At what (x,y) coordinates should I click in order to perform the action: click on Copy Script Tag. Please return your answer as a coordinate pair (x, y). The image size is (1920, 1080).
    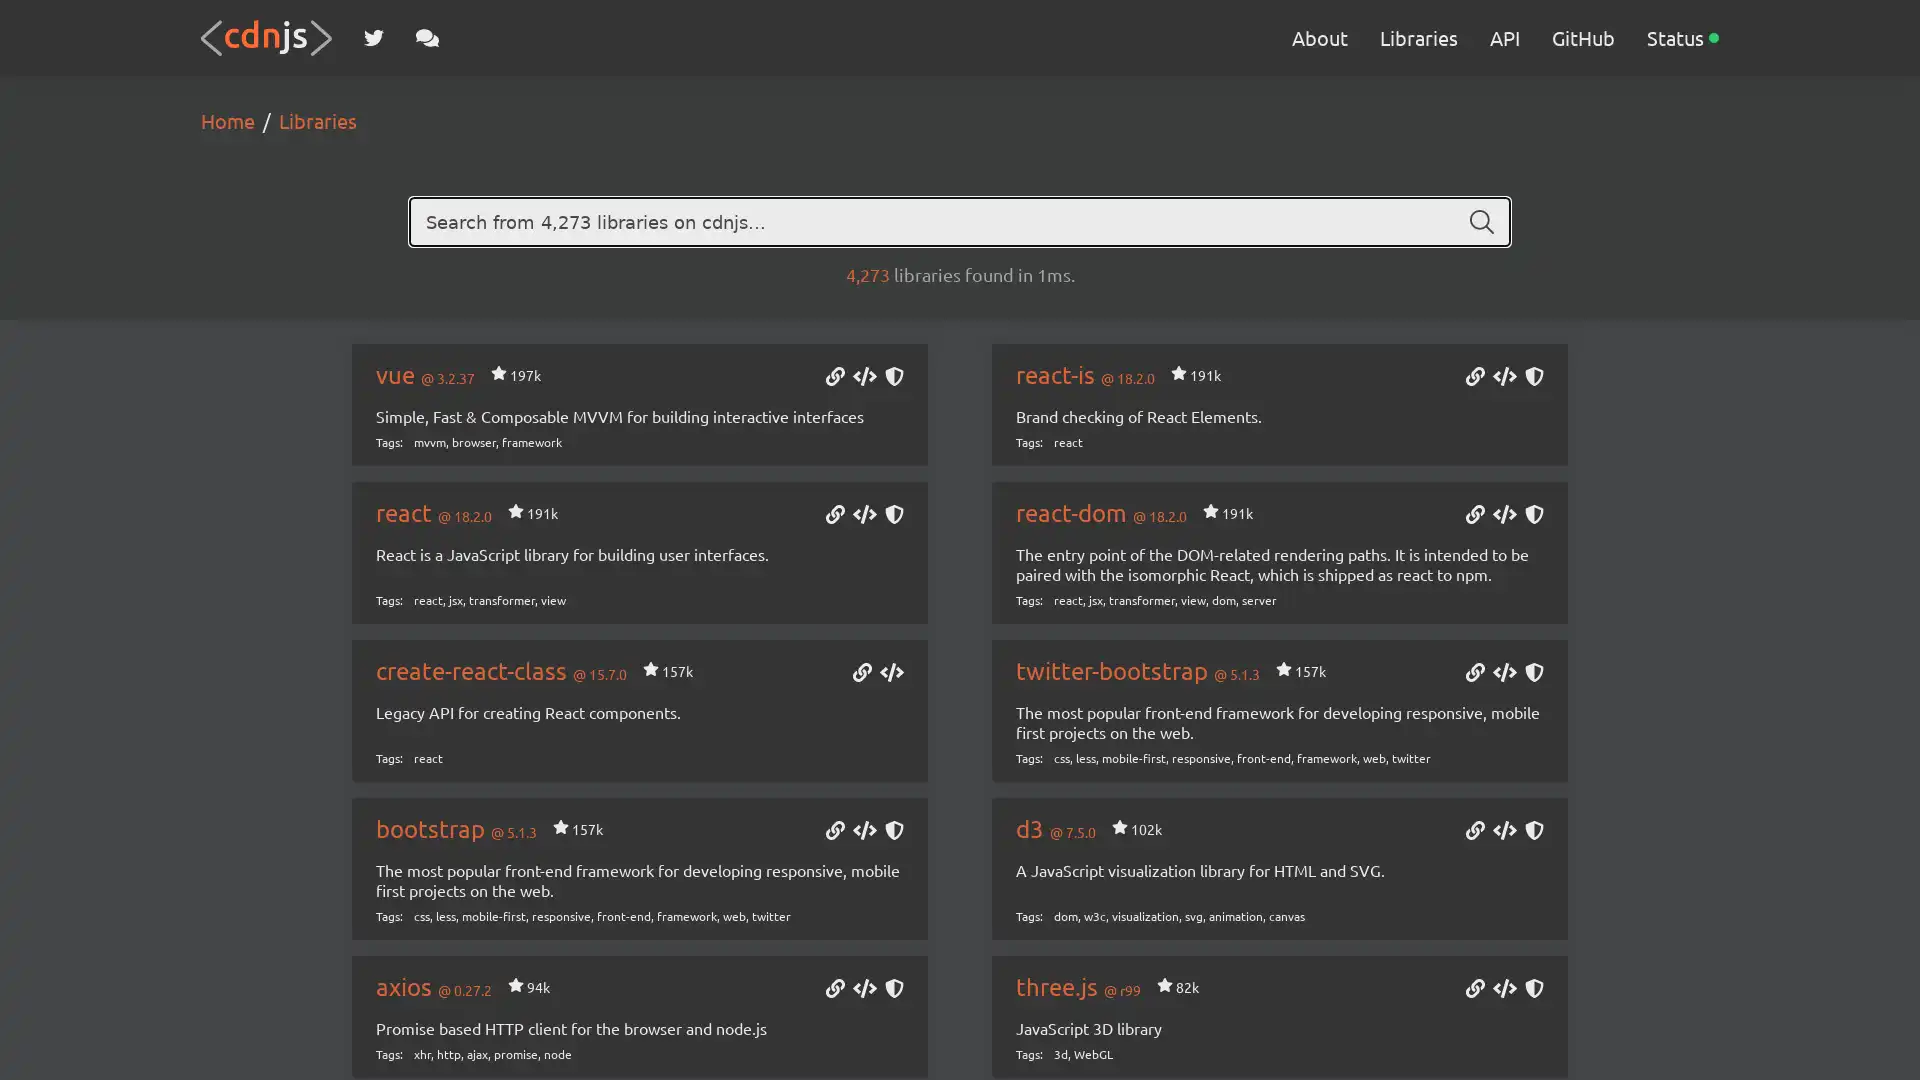
    Looking at the image, I should click on (864, 990).